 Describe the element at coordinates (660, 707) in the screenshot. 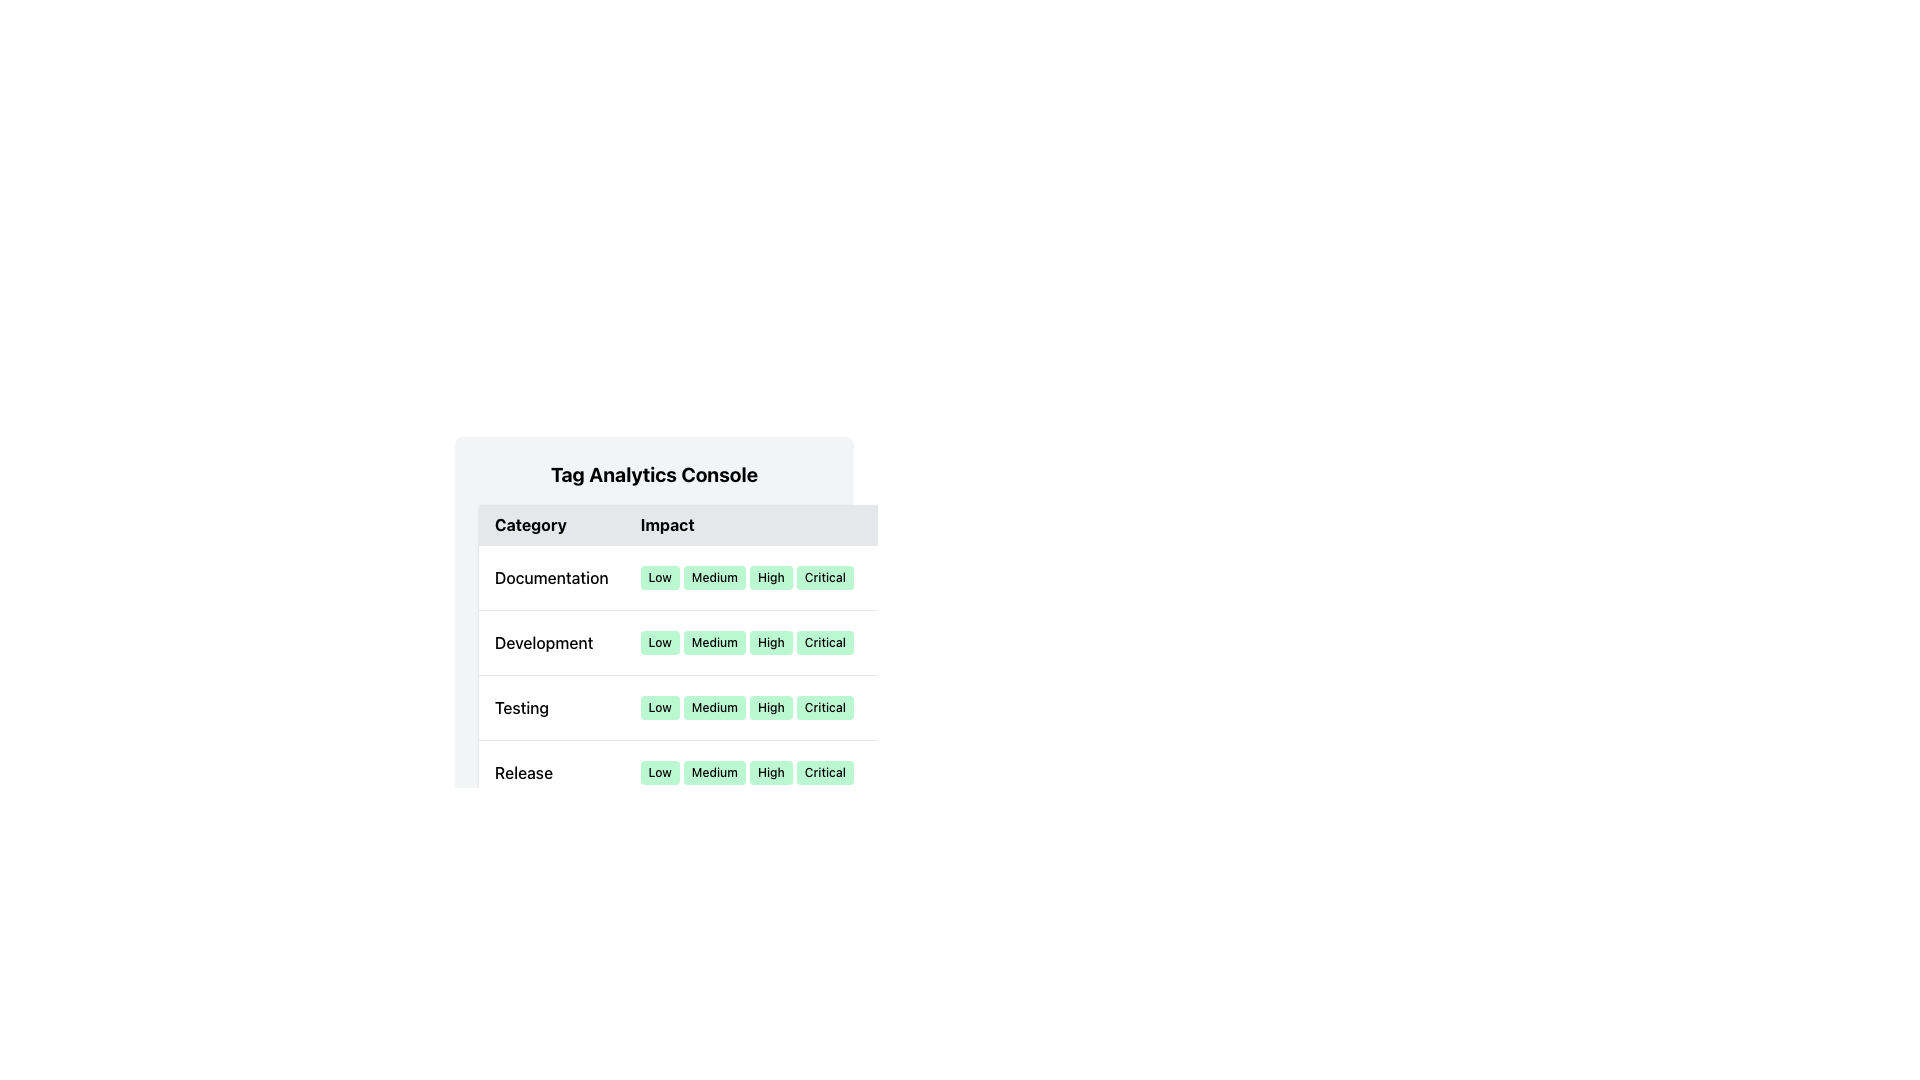

I see `the green button labeled 'Low', which is the first button in a group of four buttons under the 'Testing' label in the 'Impact' category` at that location.